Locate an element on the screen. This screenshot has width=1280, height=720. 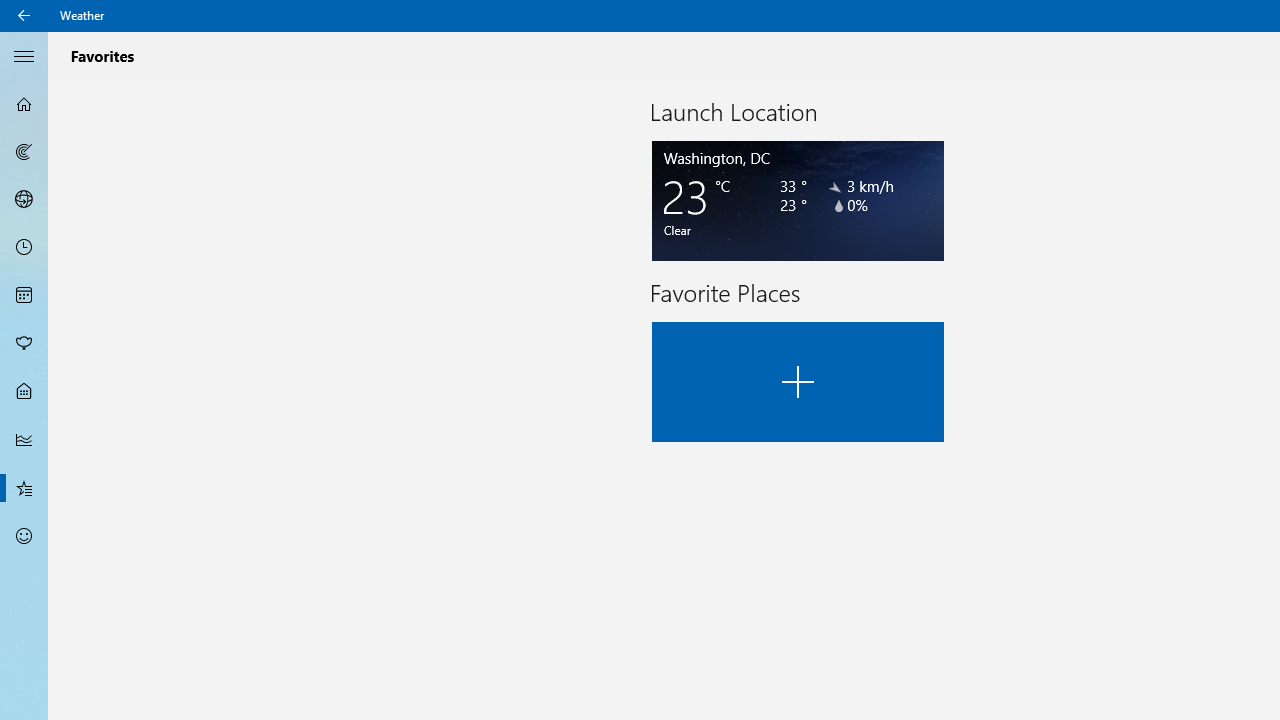
'Monthly Forecast - Not Selected' is located at coordinates (24, 295).